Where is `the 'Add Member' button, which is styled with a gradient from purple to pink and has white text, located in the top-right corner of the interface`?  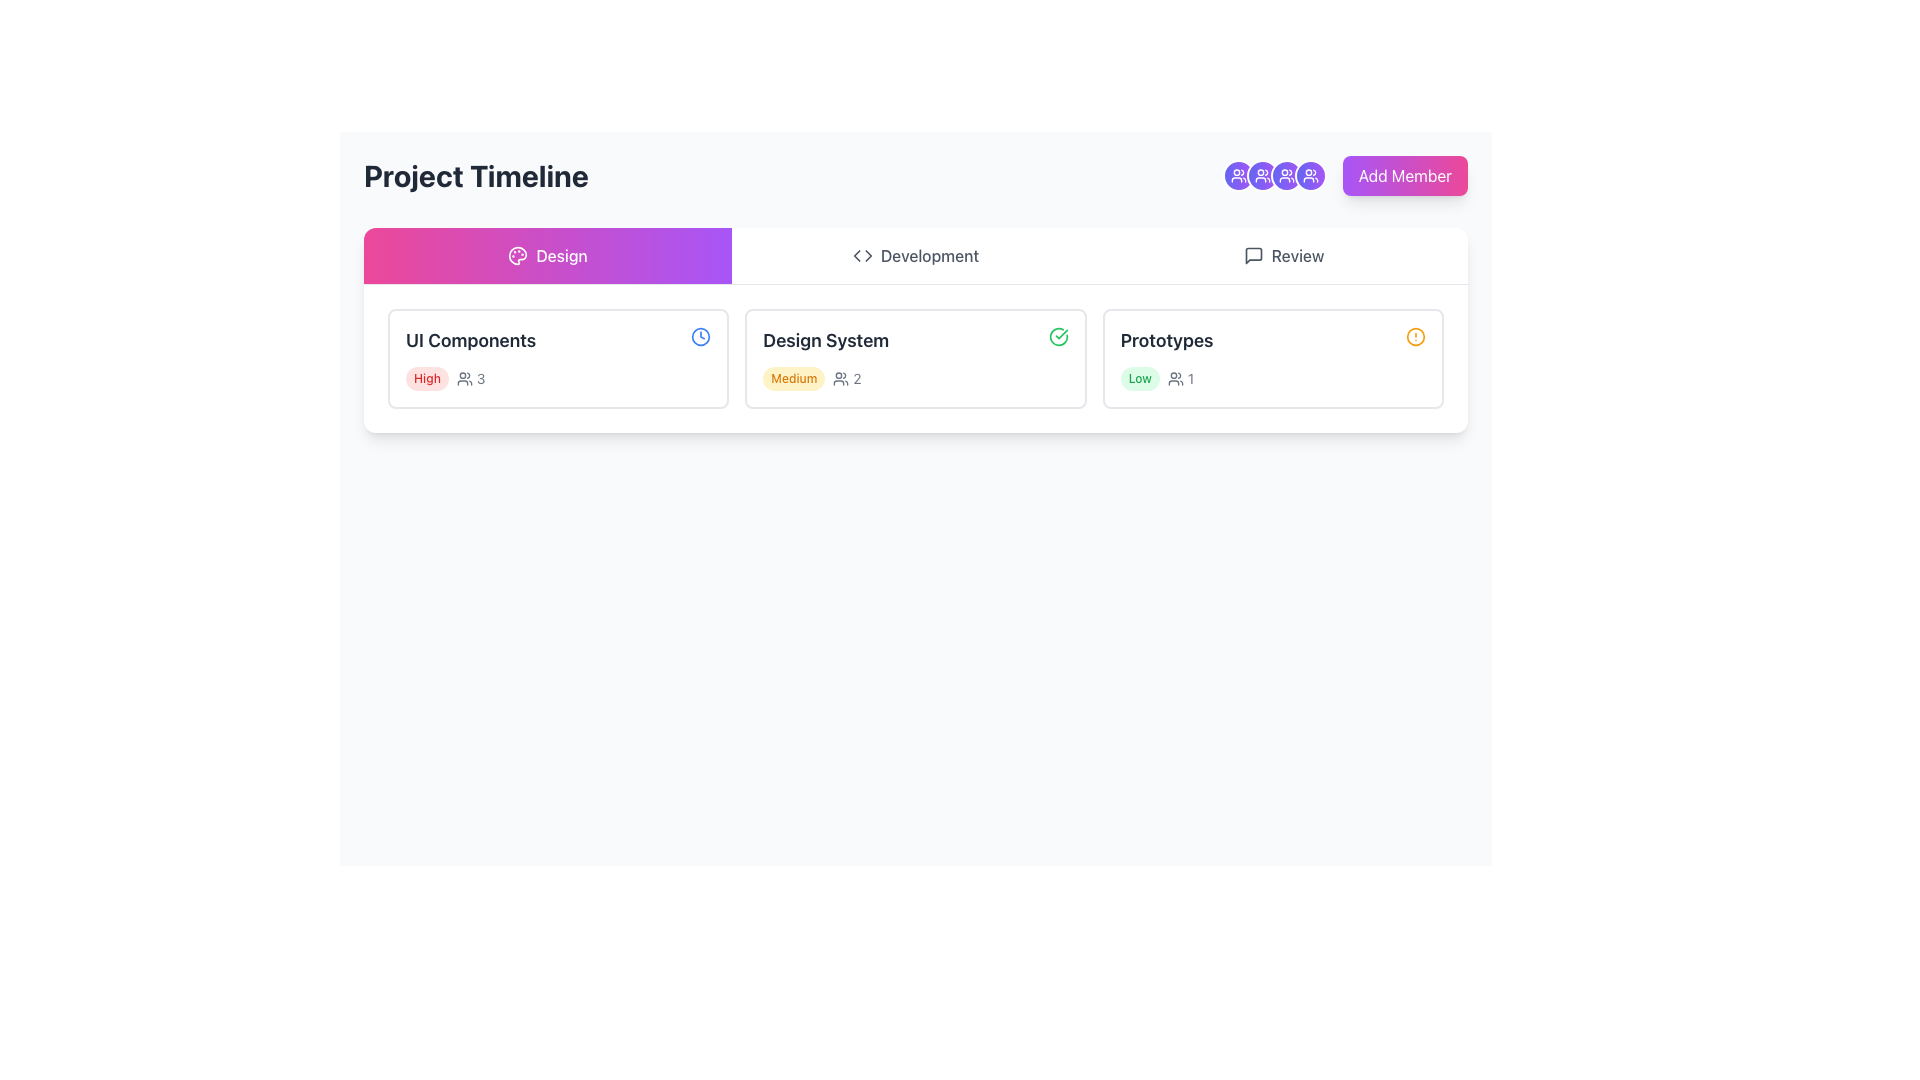 the 'Add Member' button, which is styled with a gradient from purple to pink and has white text, located in the top-right corner of the interface is located at coordinates (1404, 175).